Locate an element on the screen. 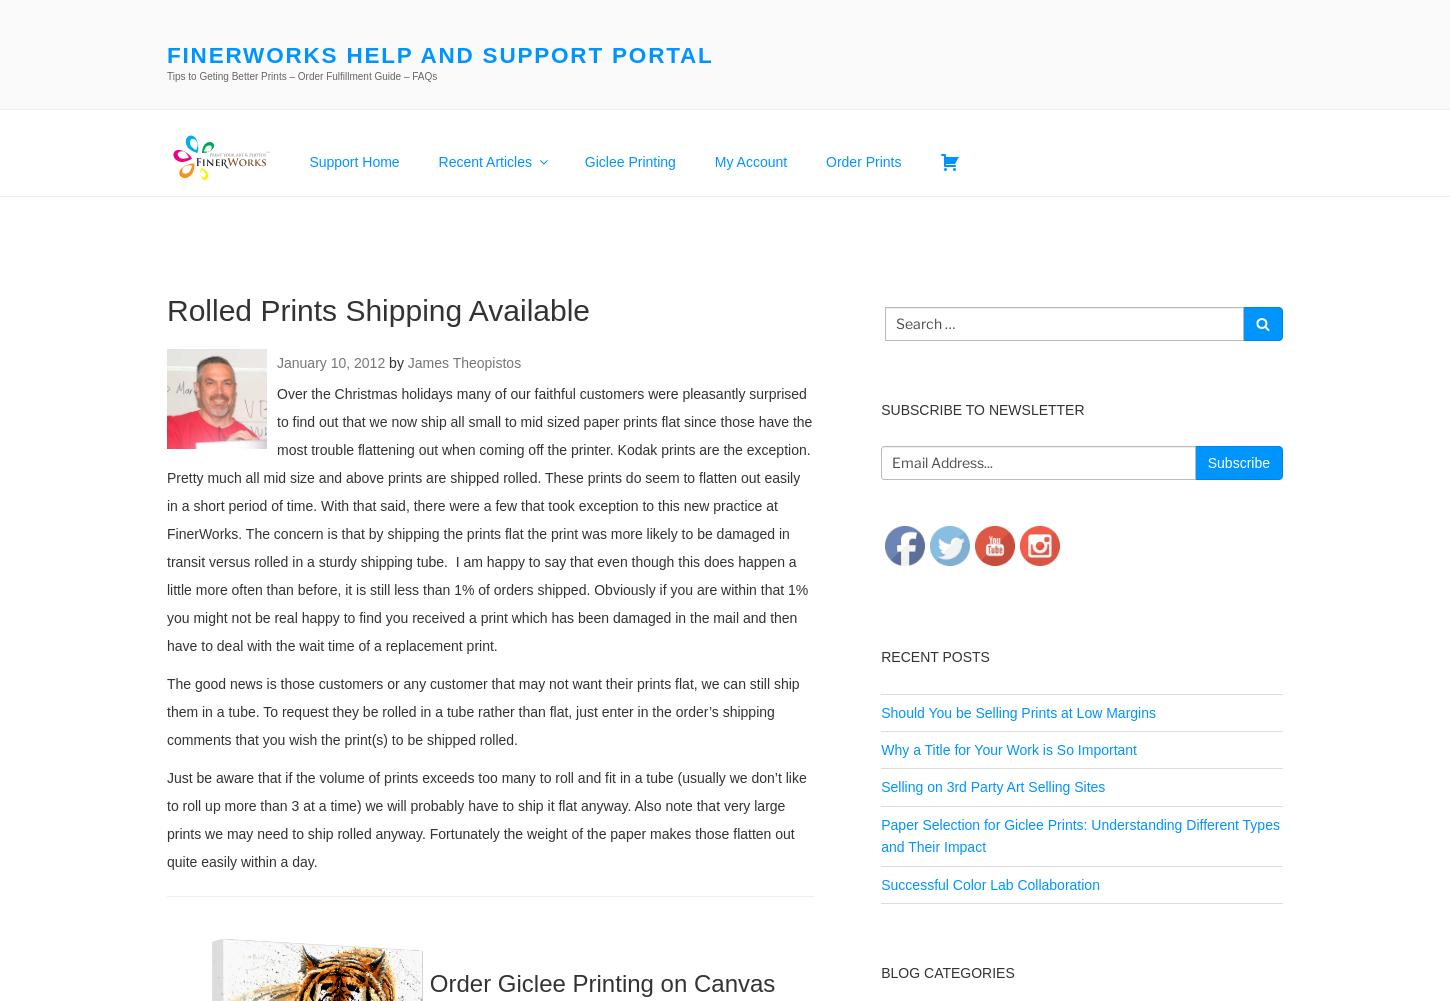  'Follow' is located at coordinates (950, 466).